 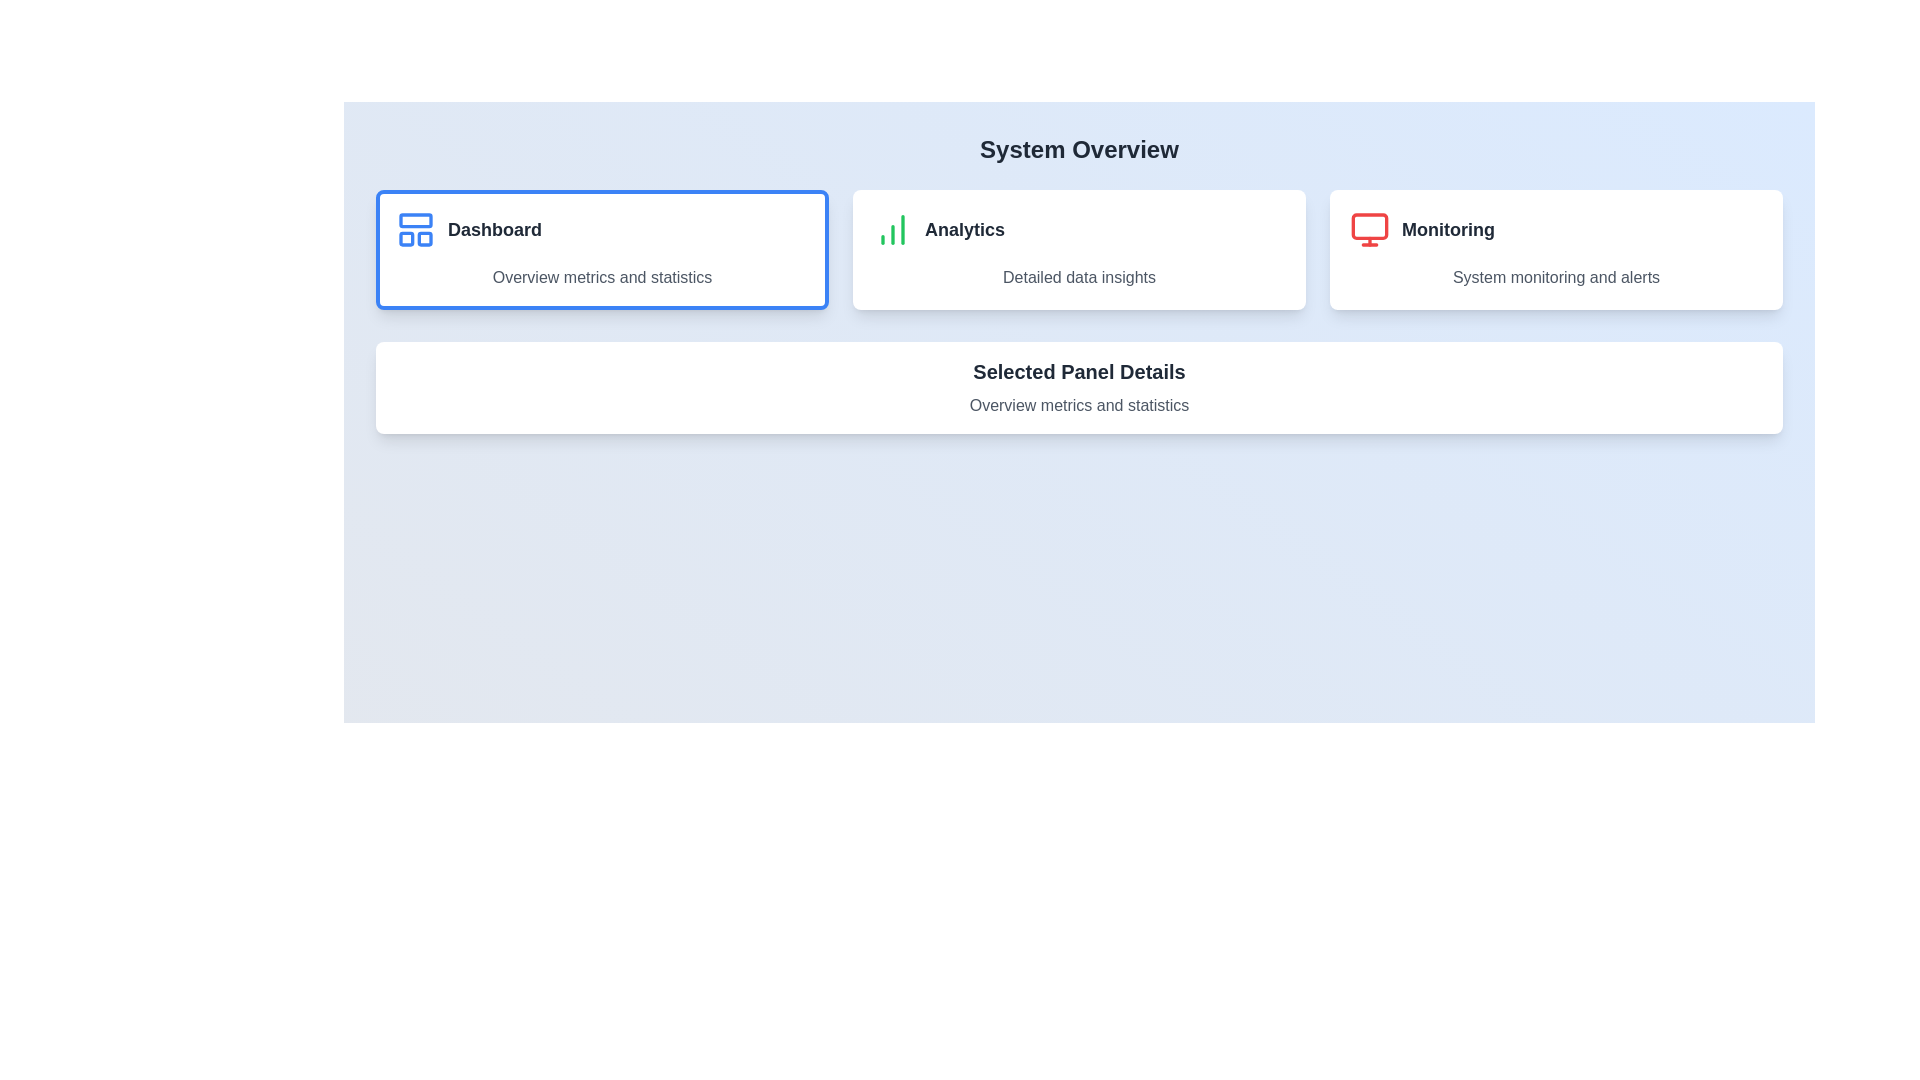 I want to click on the red monitor icon located on the right side of the second panel row labeled 'Monitoring' within the 'System Overview' section, so click(x=1368, y=229).